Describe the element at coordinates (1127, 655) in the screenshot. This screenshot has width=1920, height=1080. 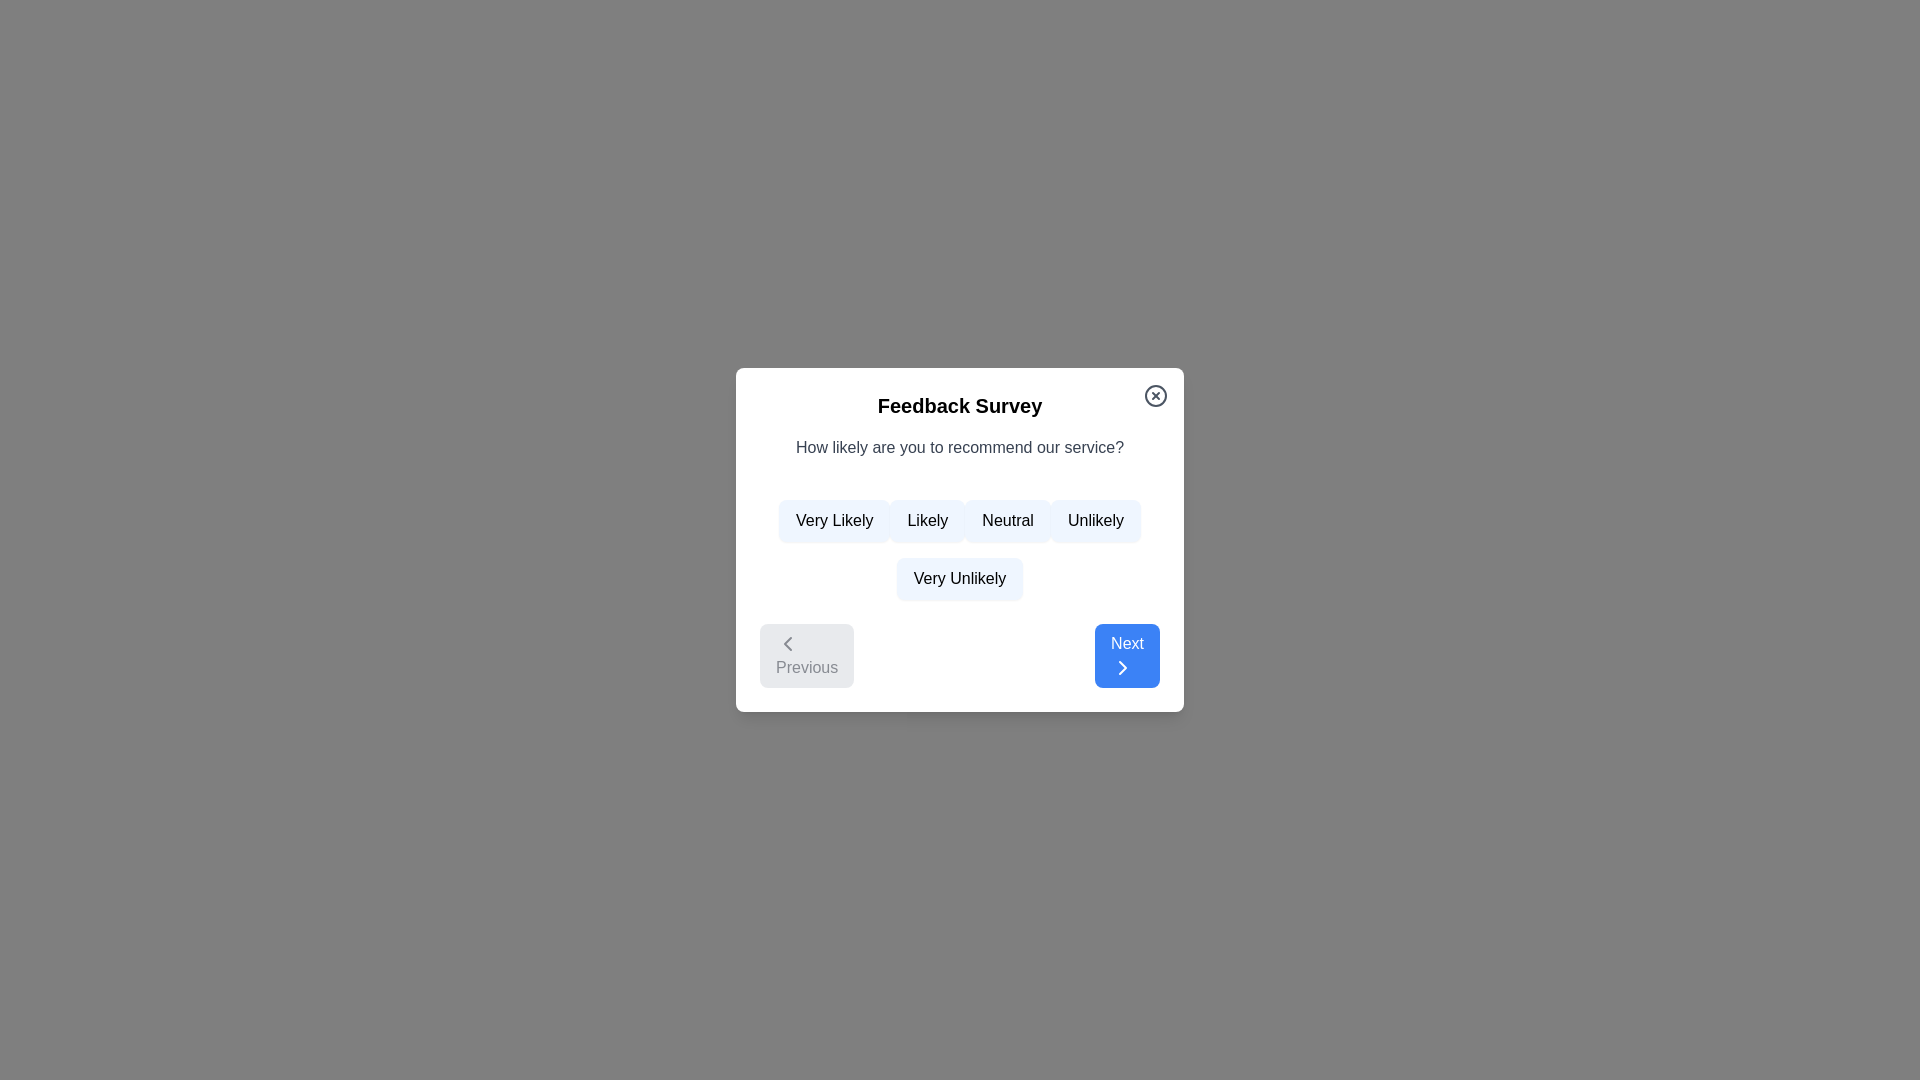
I see `the navigation button located at the bottom-right corner of the feedback survey dialog to proceed to the next page` at that location.